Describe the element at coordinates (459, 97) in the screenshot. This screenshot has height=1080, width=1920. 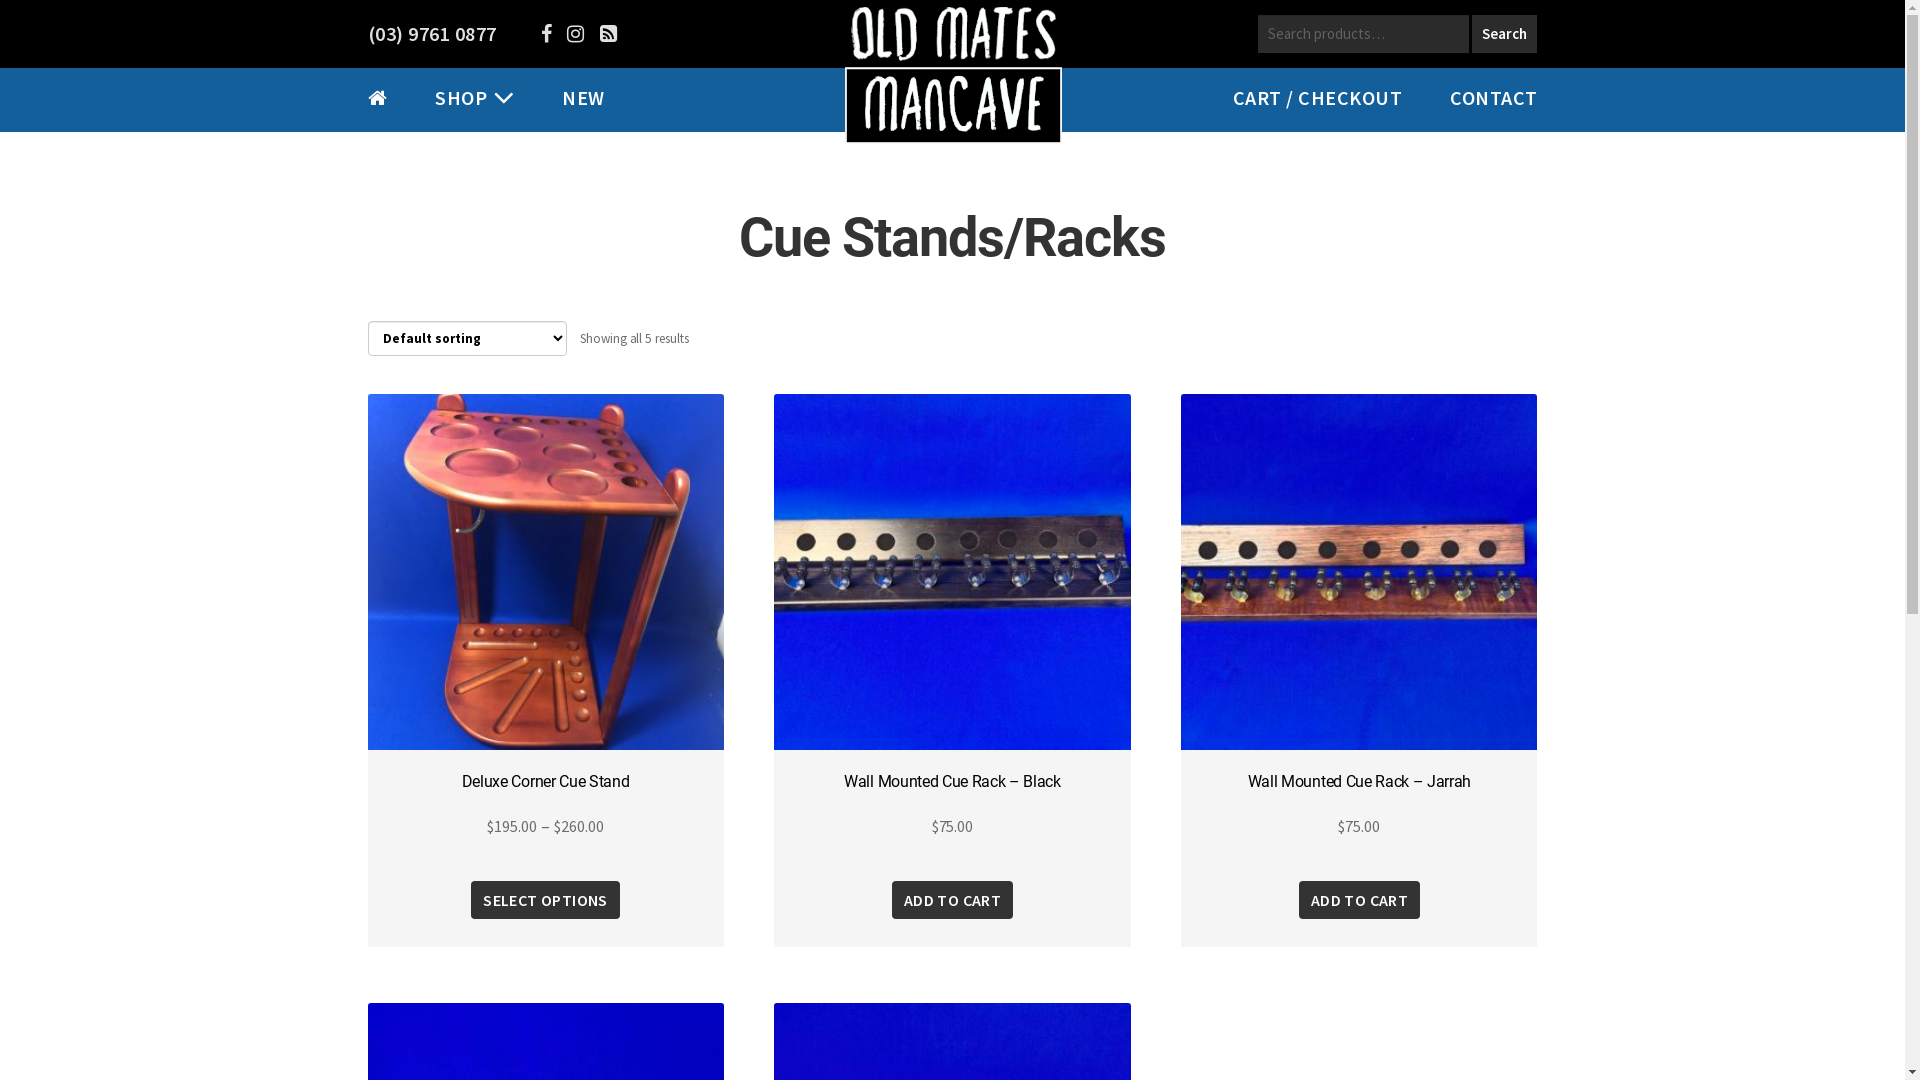
I see `'SHOP'` at that location.